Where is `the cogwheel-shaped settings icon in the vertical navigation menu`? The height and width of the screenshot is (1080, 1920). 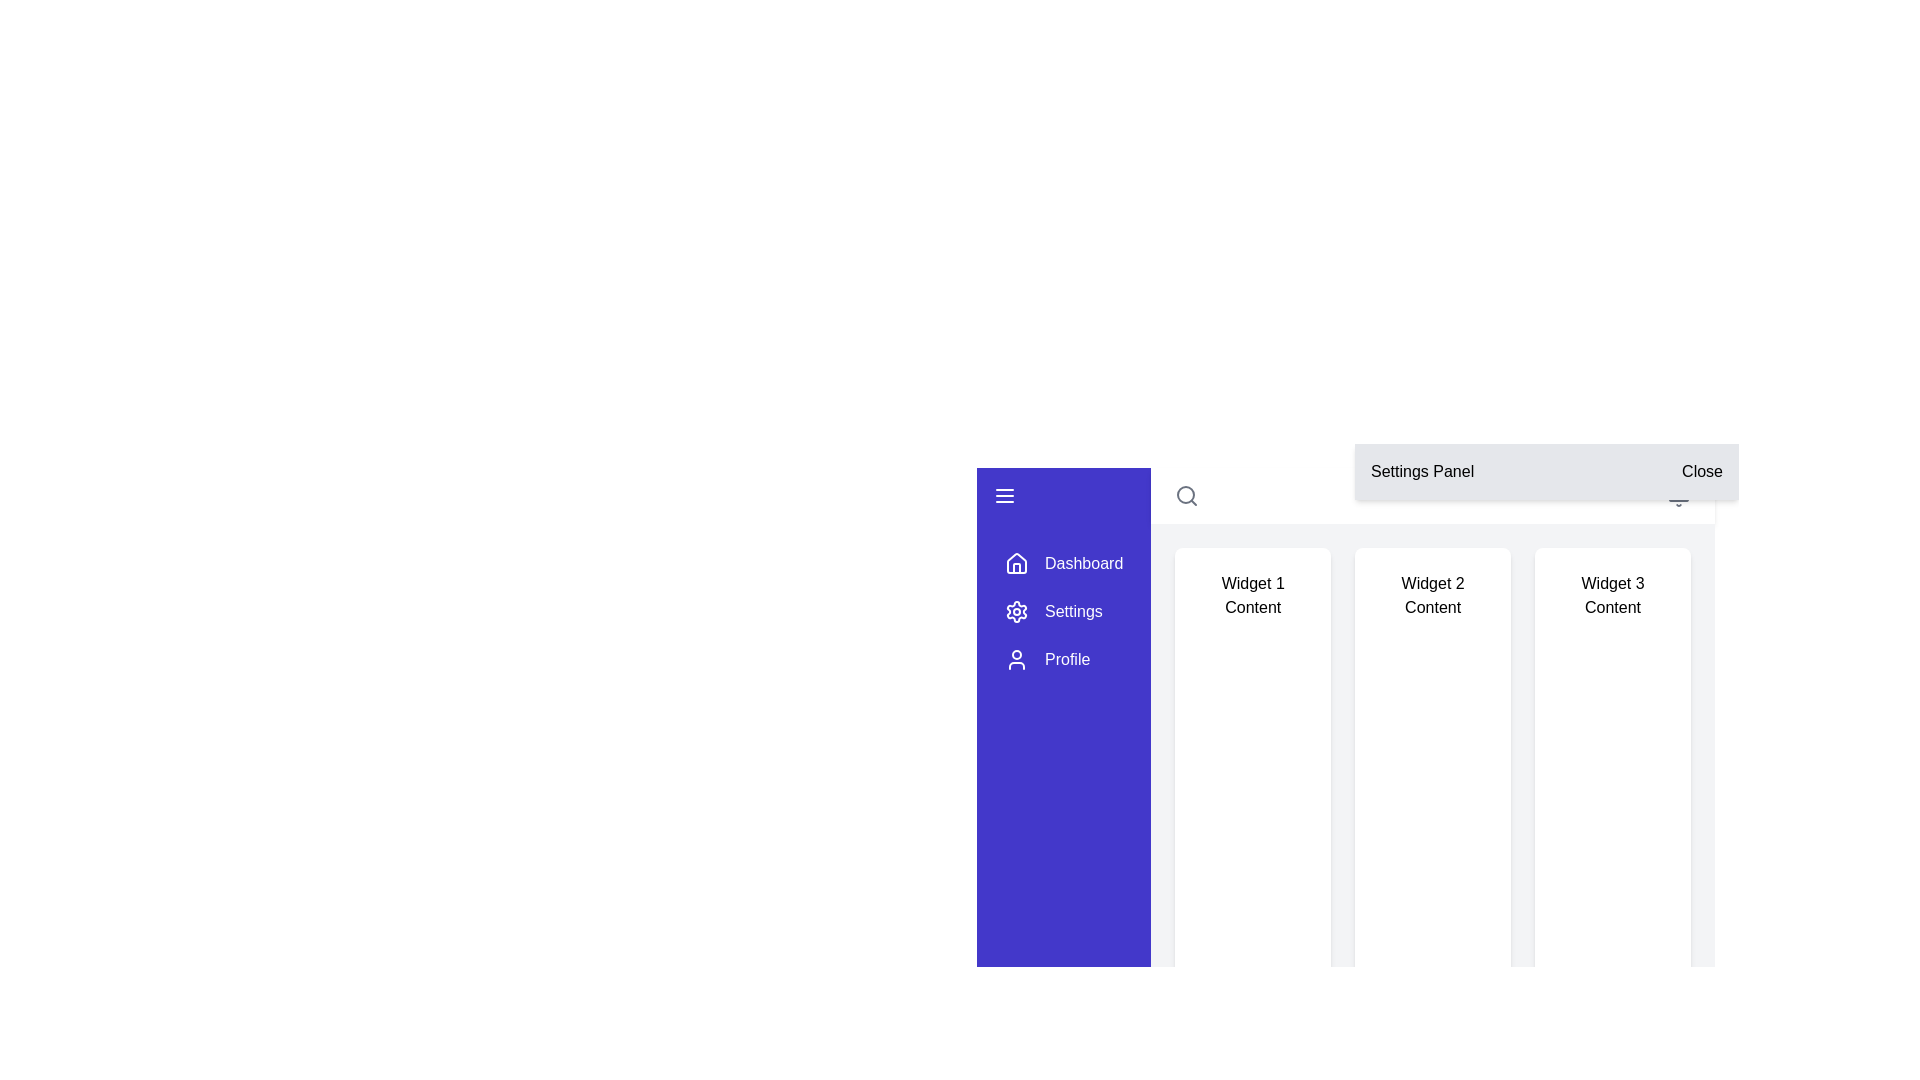 the cogwheel-shaped settings icon in the vertical navigation menu is located at coordinates (1017, 611).